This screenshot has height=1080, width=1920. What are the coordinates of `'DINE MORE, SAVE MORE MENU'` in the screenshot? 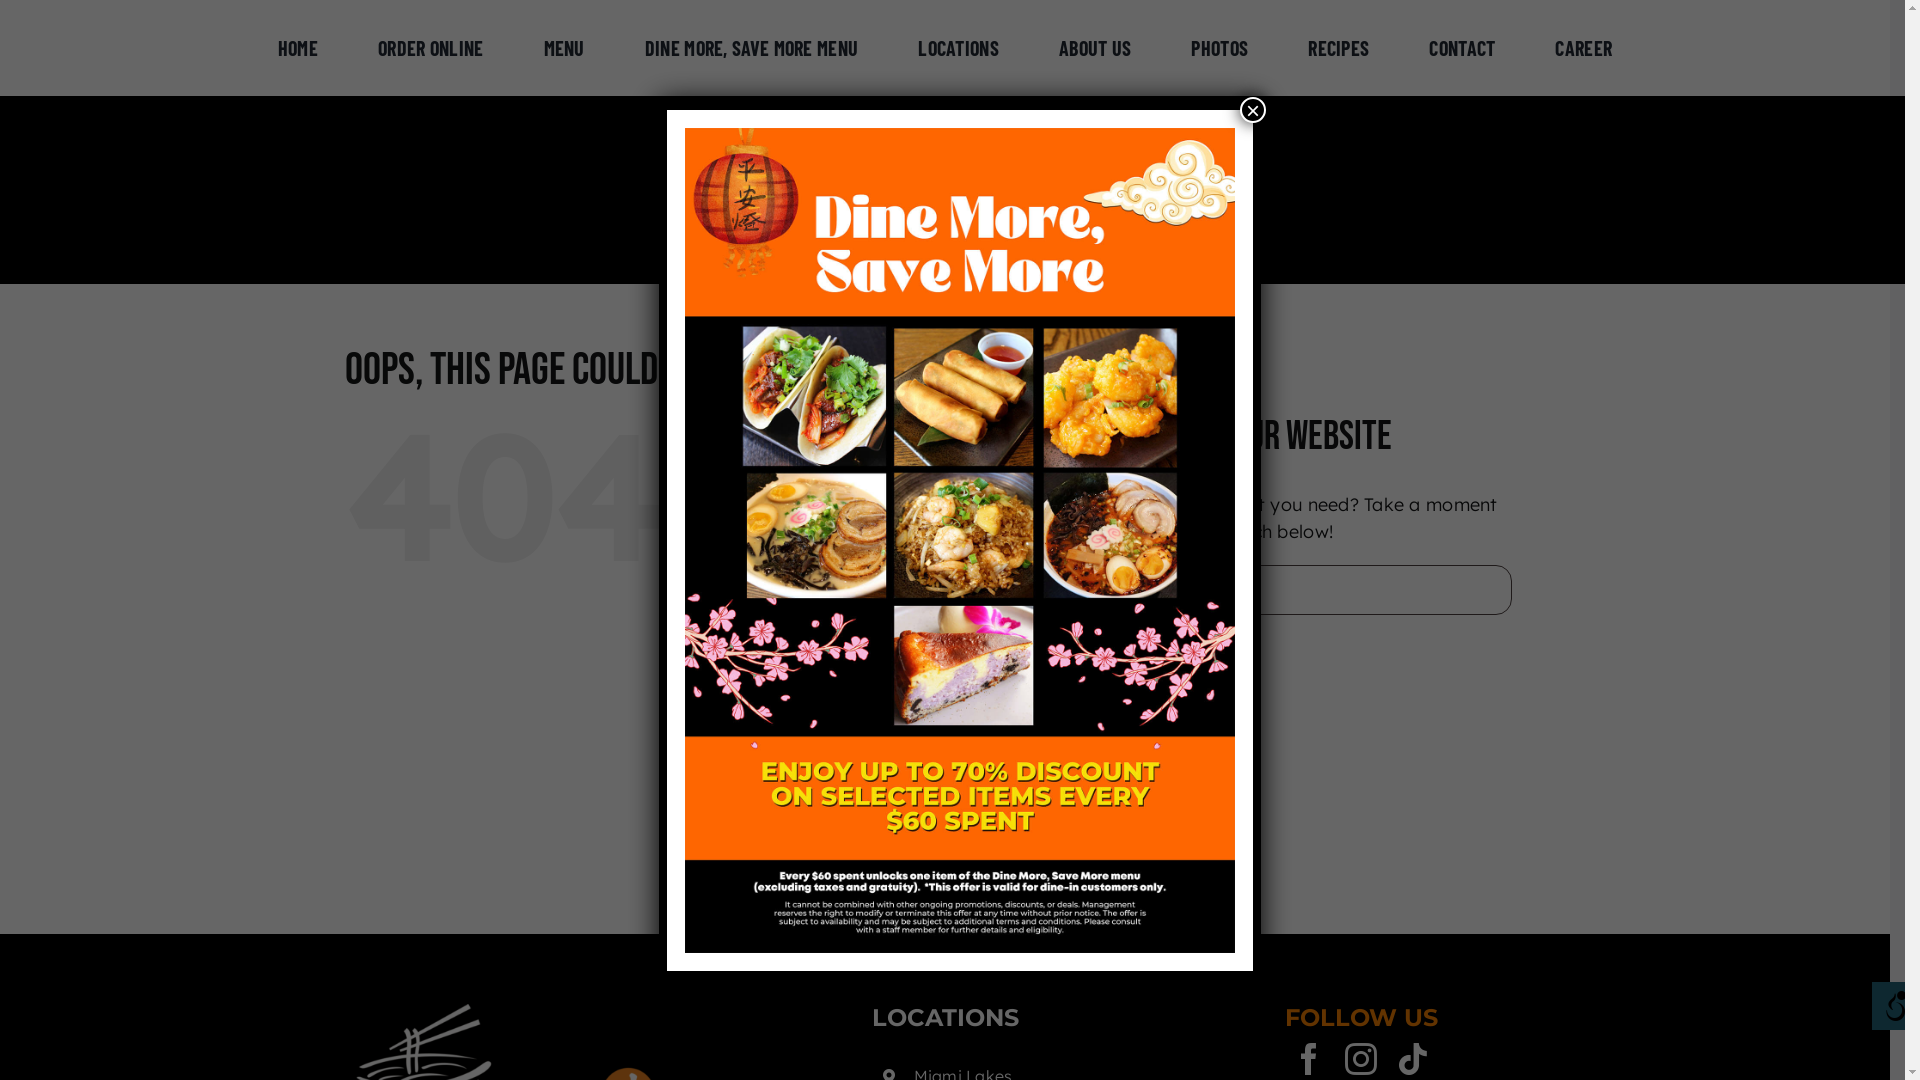 It's located at (751, 46).